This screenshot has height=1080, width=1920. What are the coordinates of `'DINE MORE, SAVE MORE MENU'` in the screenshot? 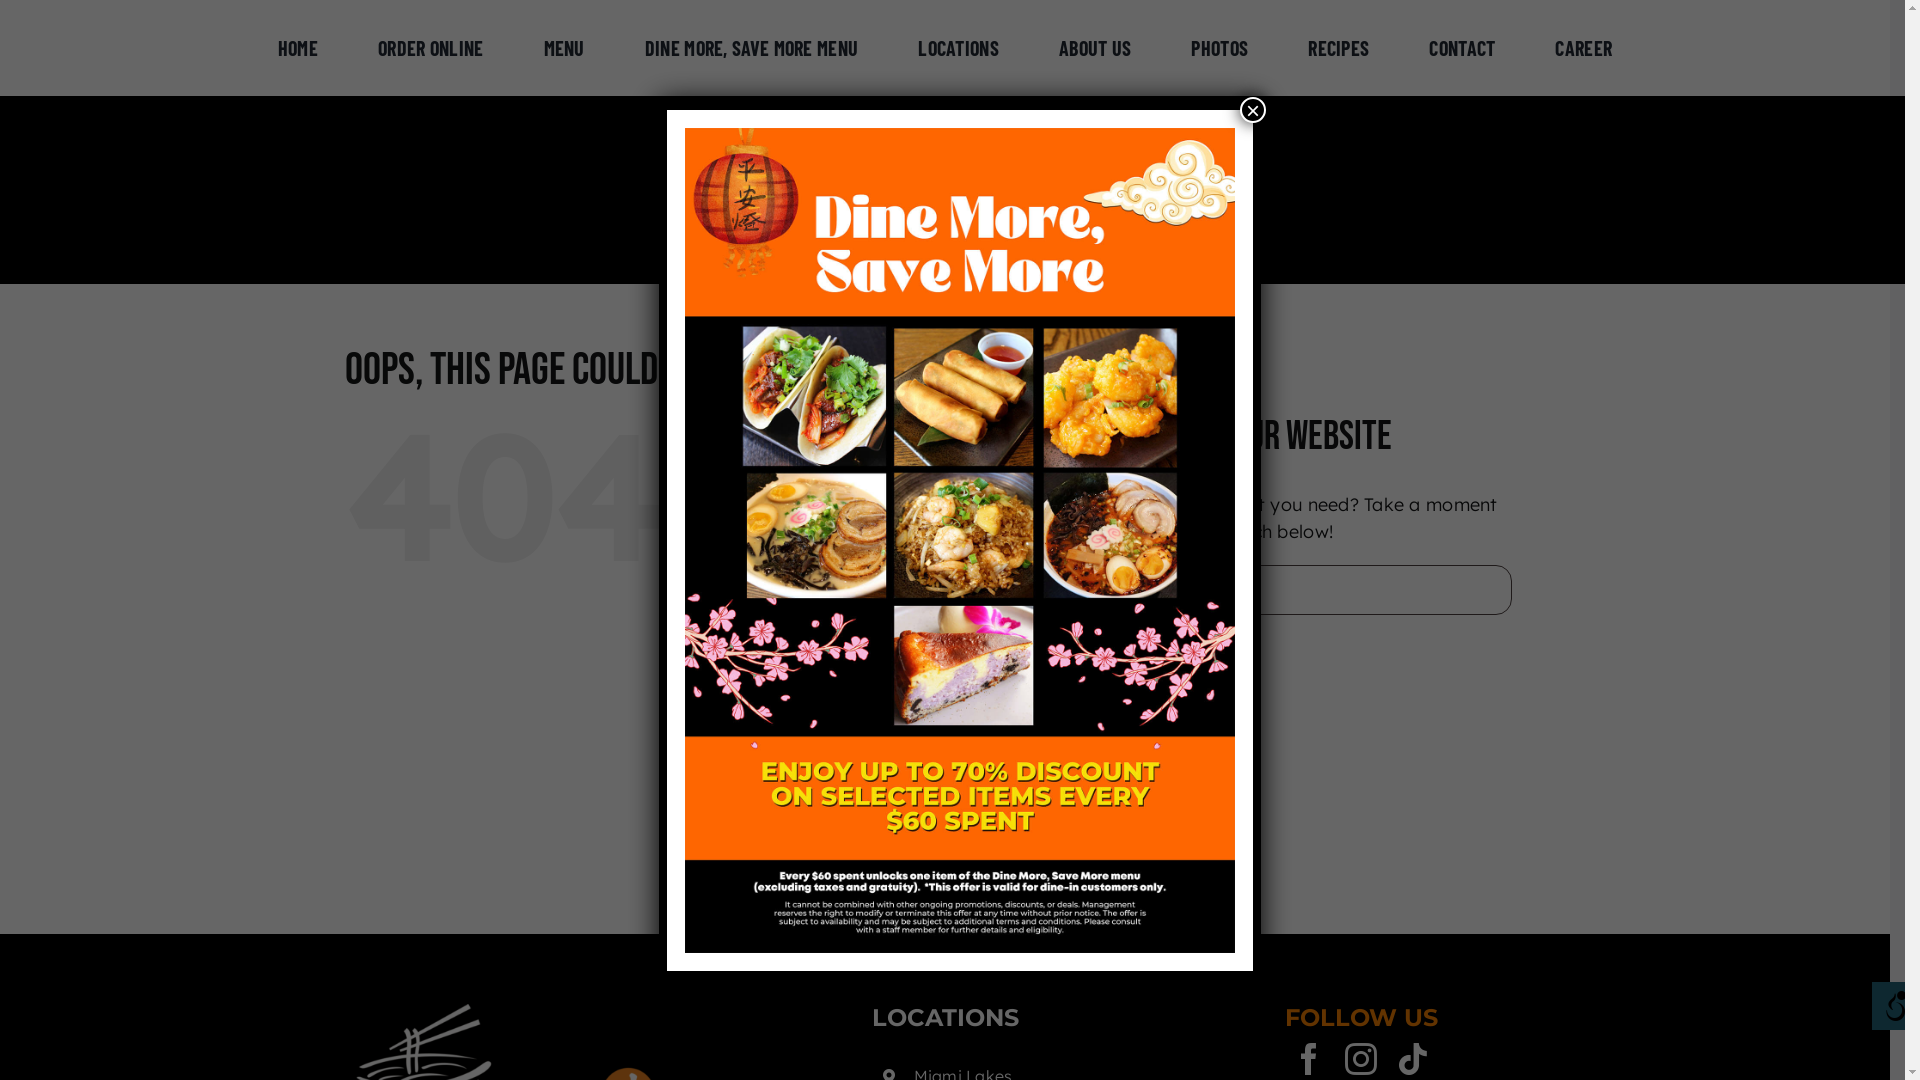 It's located at (751, 46).